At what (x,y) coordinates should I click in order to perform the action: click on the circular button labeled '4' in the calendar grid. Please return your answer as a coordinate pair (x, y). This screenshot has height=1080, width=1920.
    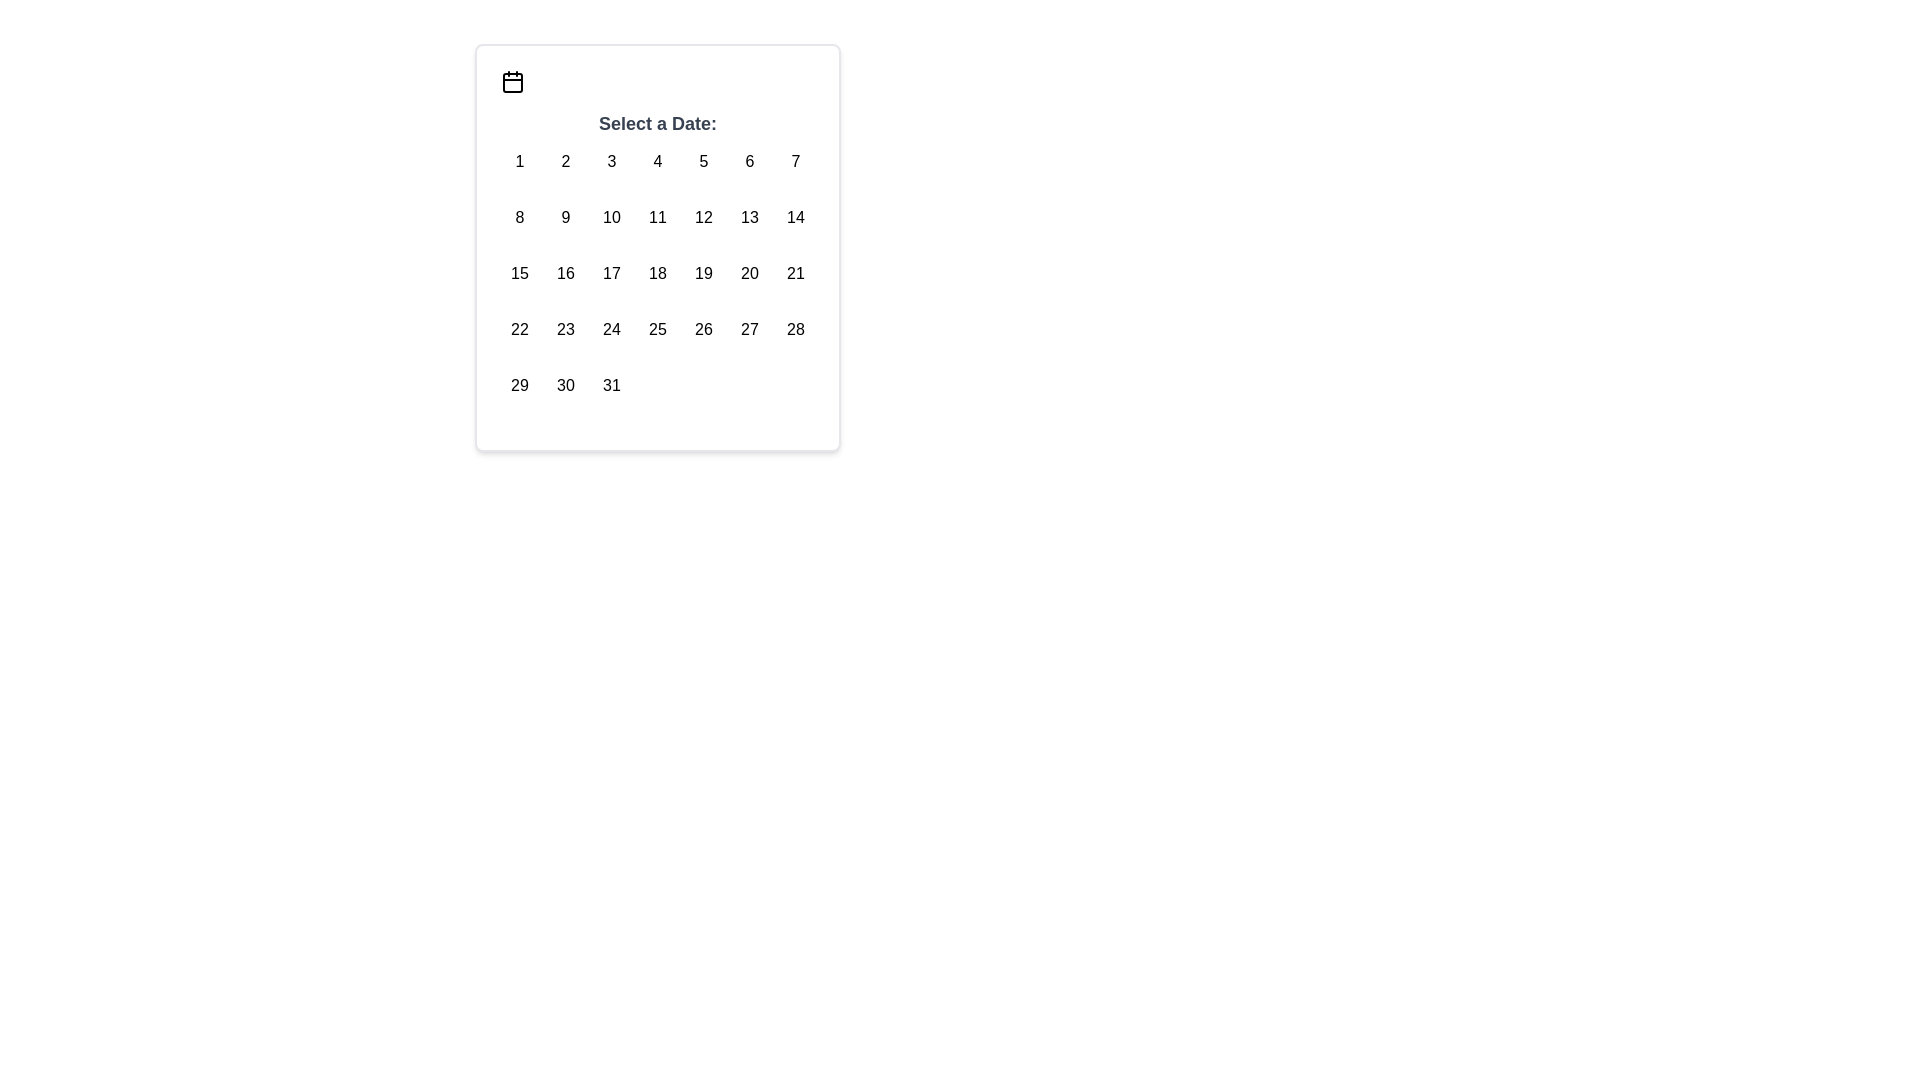
    Looking at the image, I should click on (657, 161).